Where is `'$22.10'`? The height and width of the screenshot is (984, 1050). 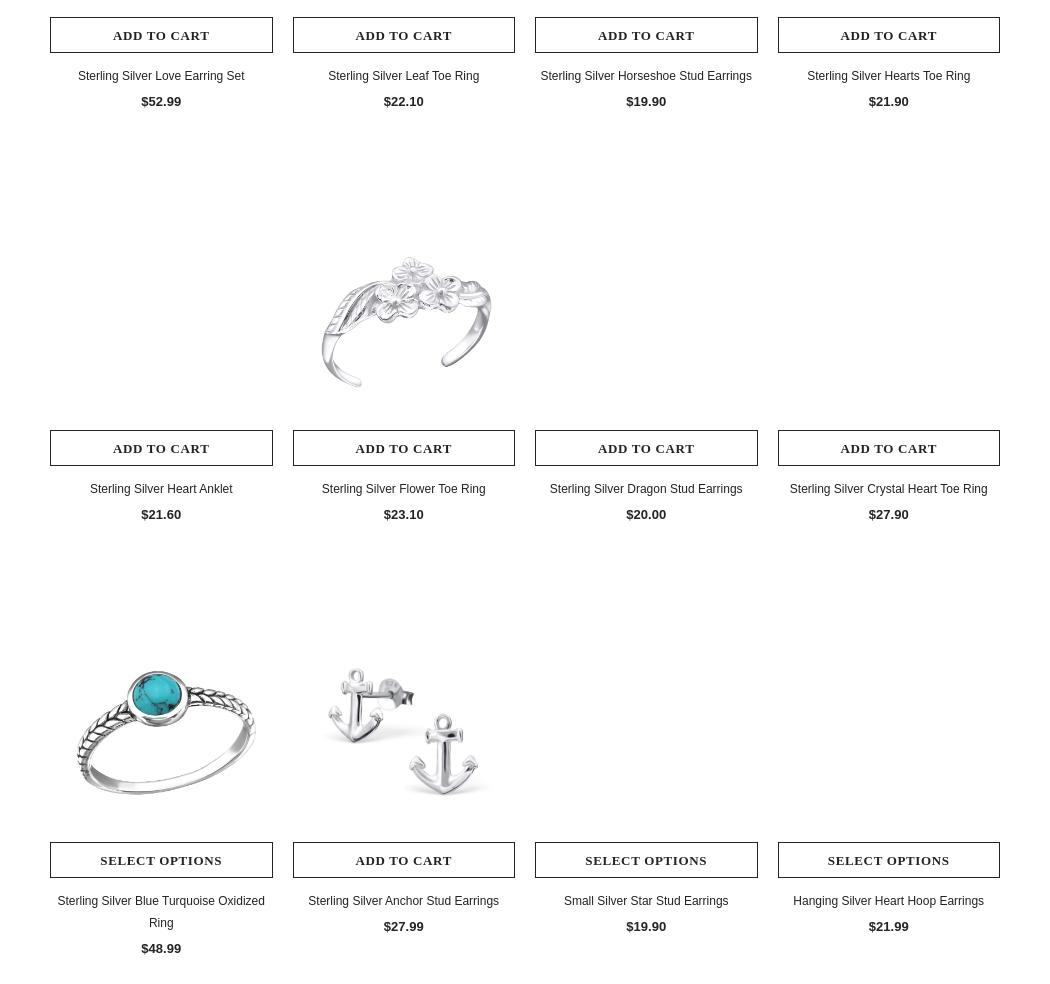 '$22.10' is located at coordinates (402, 100).